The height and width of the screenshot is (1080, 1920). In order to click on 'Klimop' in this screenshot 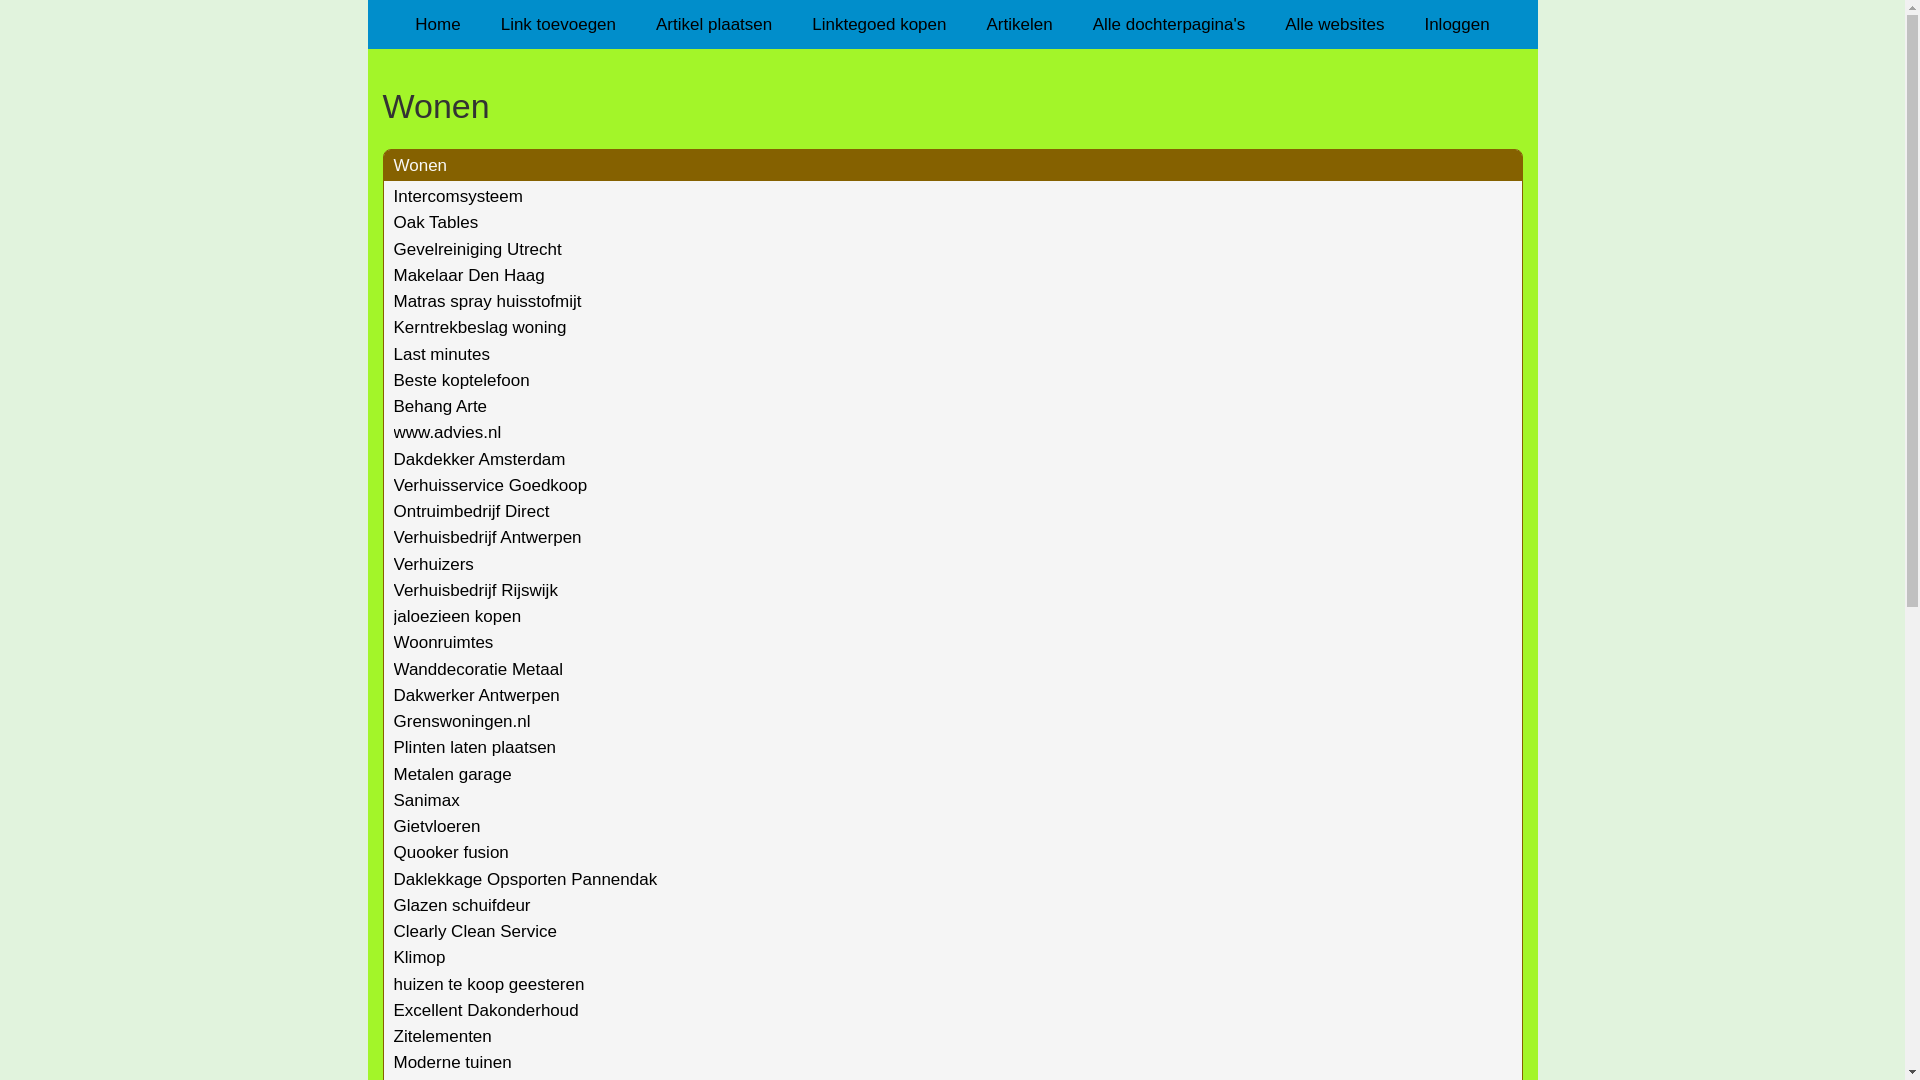, I will do `click(419, 956)`.